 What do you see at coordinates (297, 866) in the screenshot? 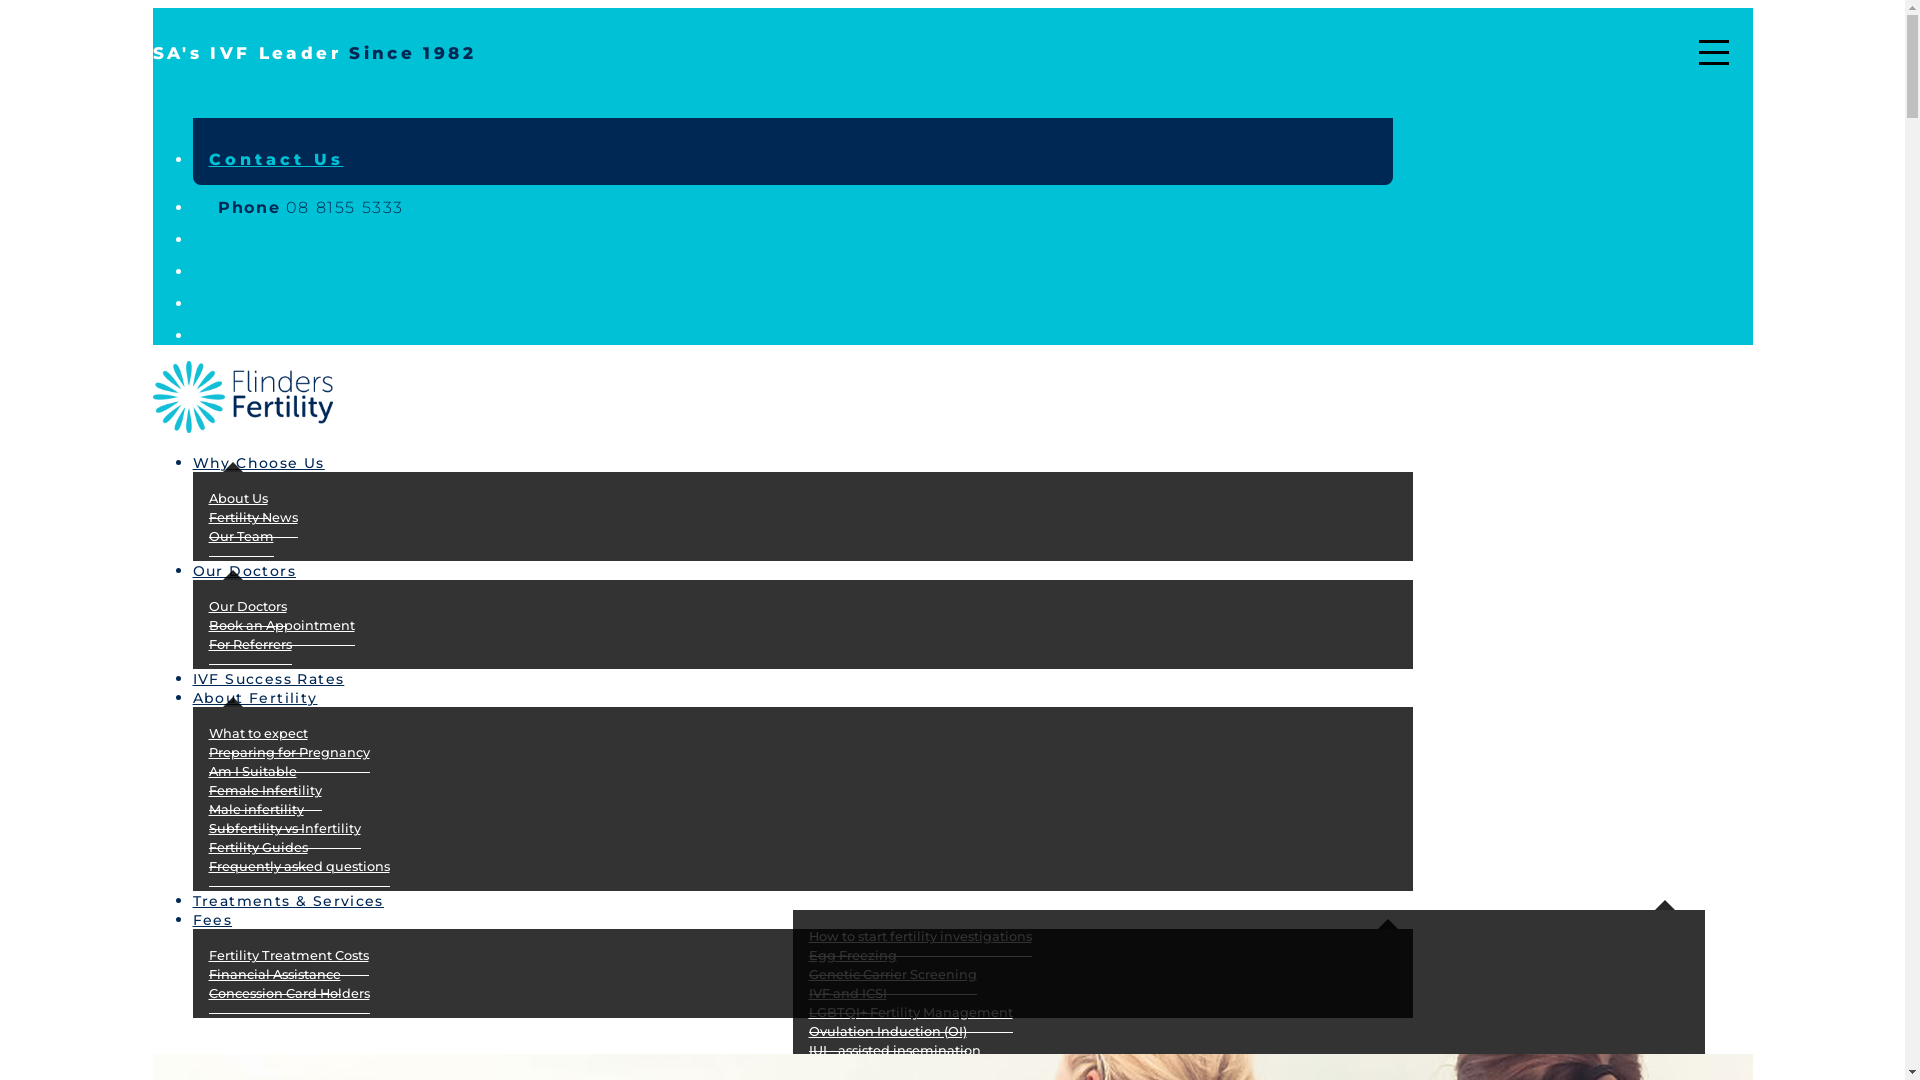
I see `'Frequently asked questions'` at bounding box center [297, 866].